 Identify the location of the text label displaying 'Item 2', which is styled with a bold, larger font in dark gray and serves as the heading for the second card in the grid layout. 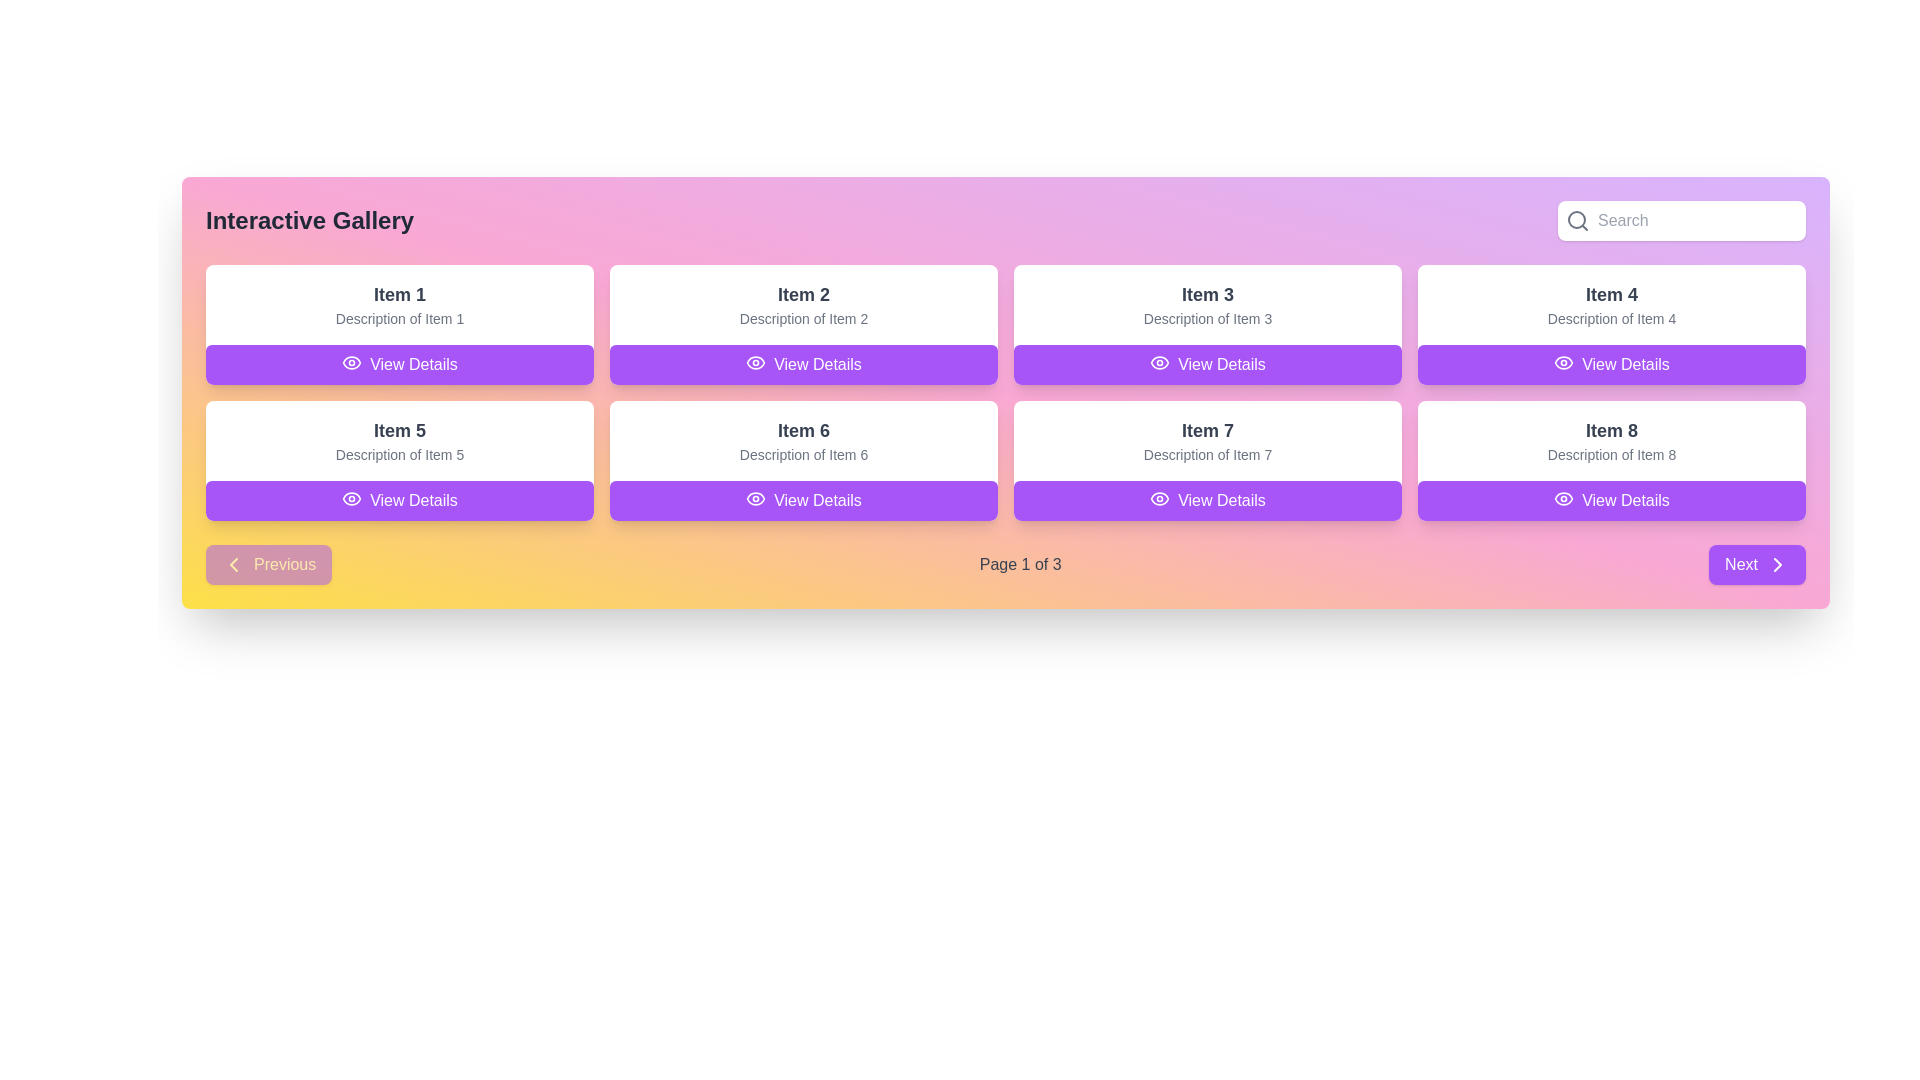
(804, 294).